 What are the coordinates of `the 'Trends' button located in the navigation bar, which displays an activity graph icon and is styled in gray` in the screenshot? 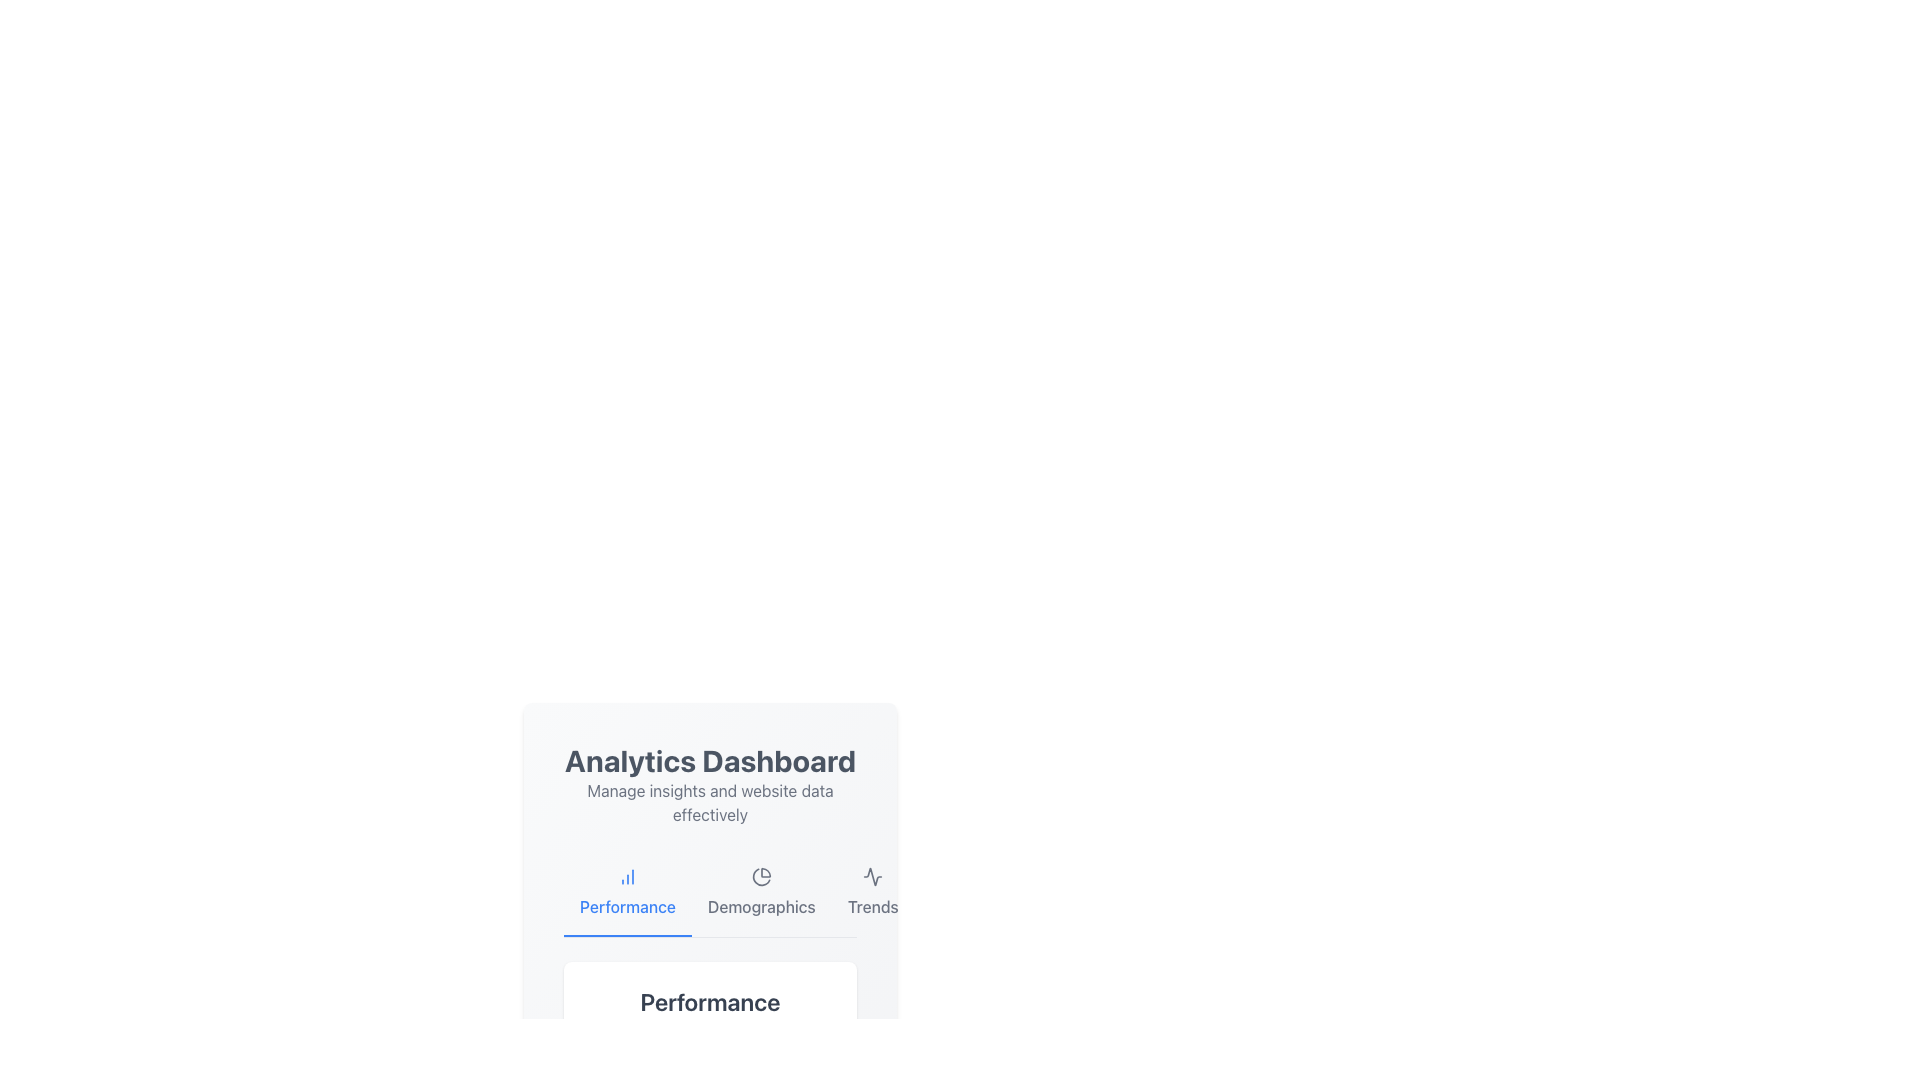 It's located at (873, 893).